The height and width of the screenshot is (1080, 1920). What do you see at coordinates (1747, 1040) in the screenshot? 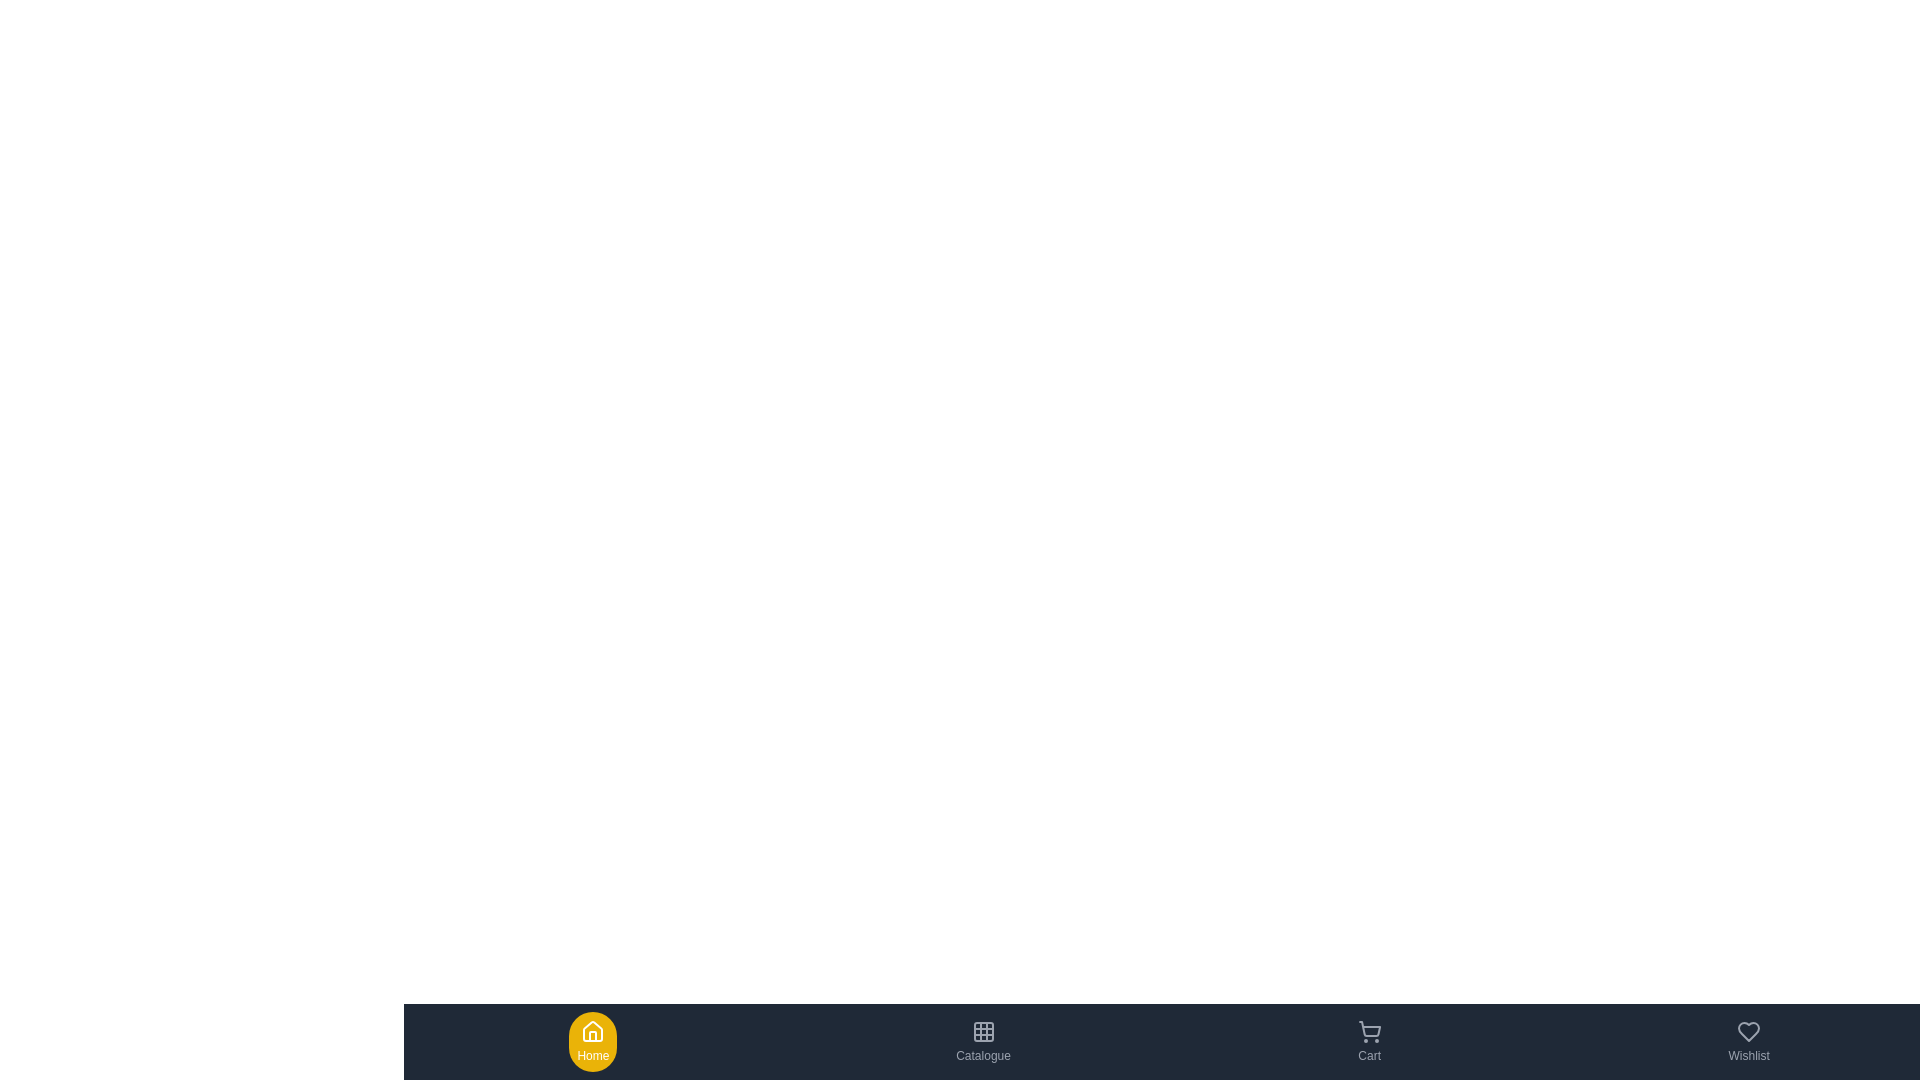
I see `the Wishlist tab to navigate to its section` at bounding box center [1747, 1040].